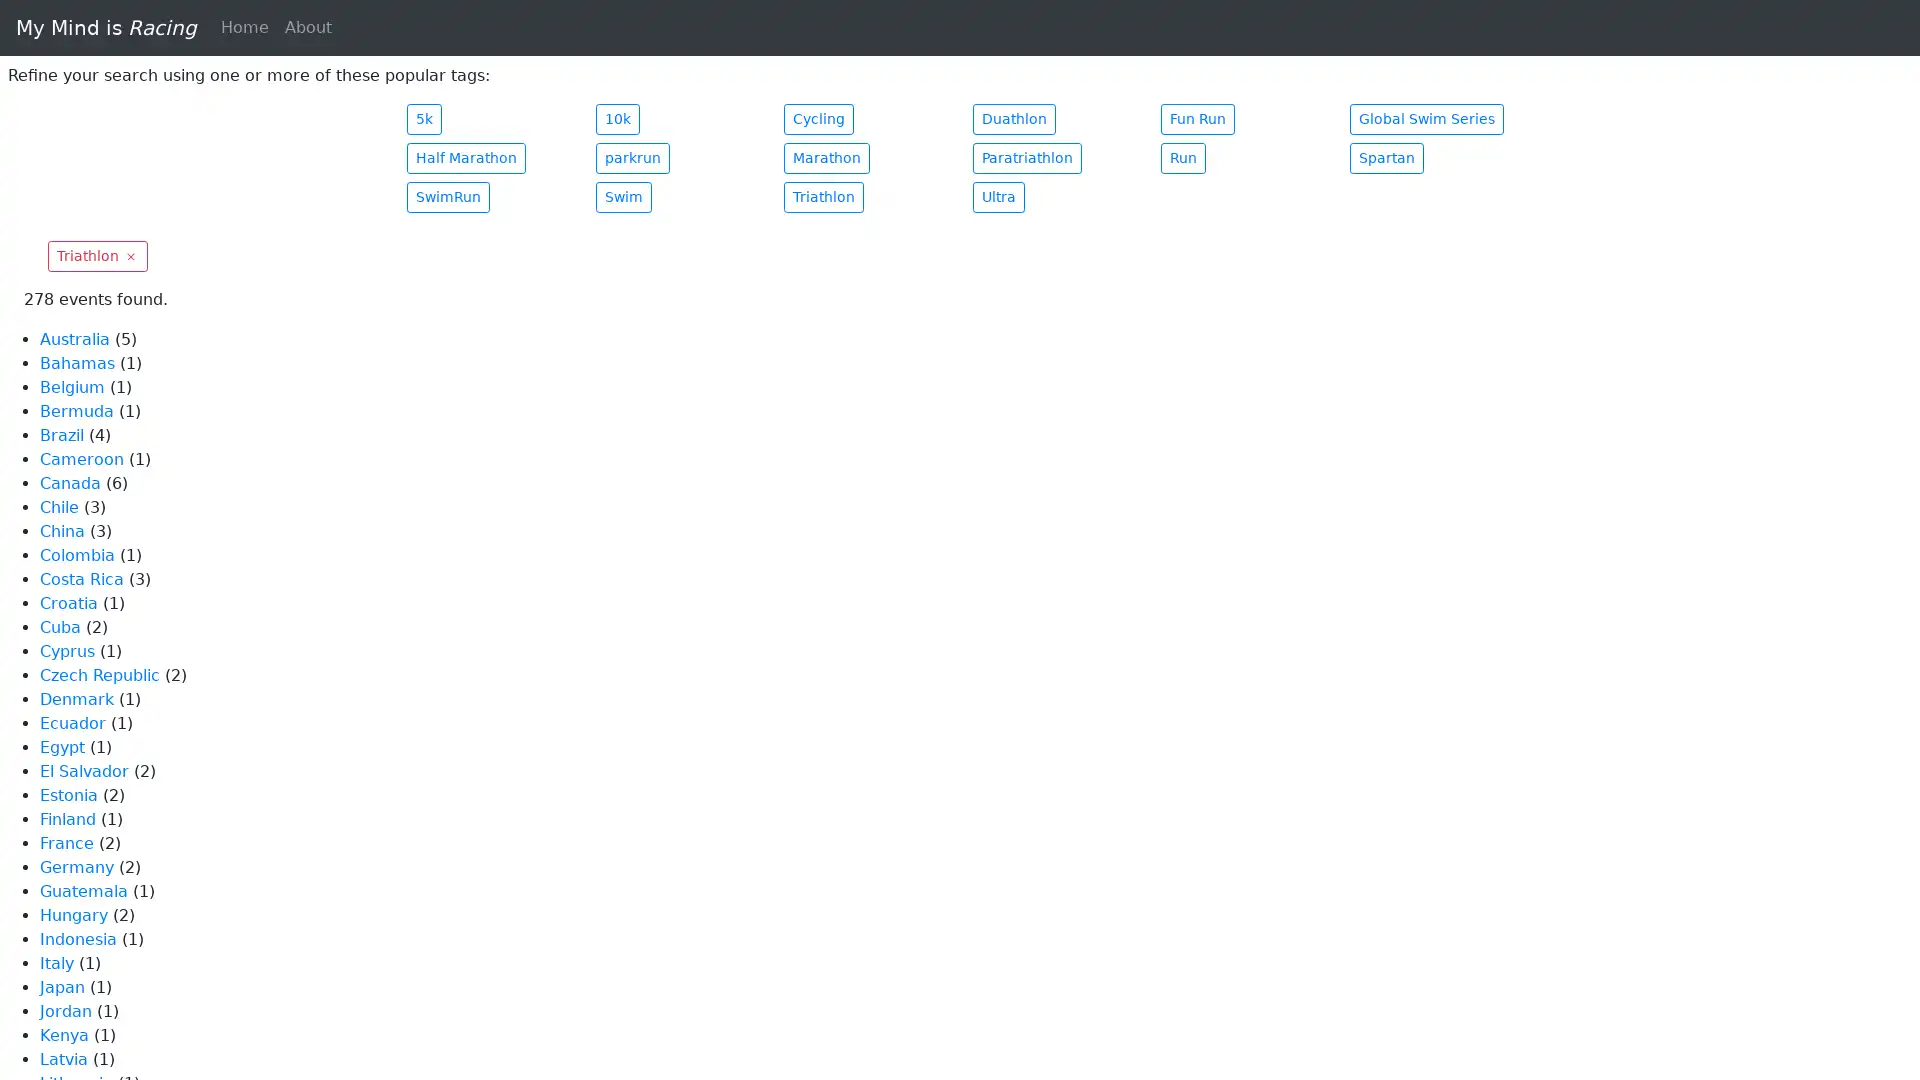 Image resolution: width=1920 pixels, height=1080 pixels. What do you see at coordinates (465, 157) in the screenshot?
I see `Half Marathon` at bounding box center [465, 157].